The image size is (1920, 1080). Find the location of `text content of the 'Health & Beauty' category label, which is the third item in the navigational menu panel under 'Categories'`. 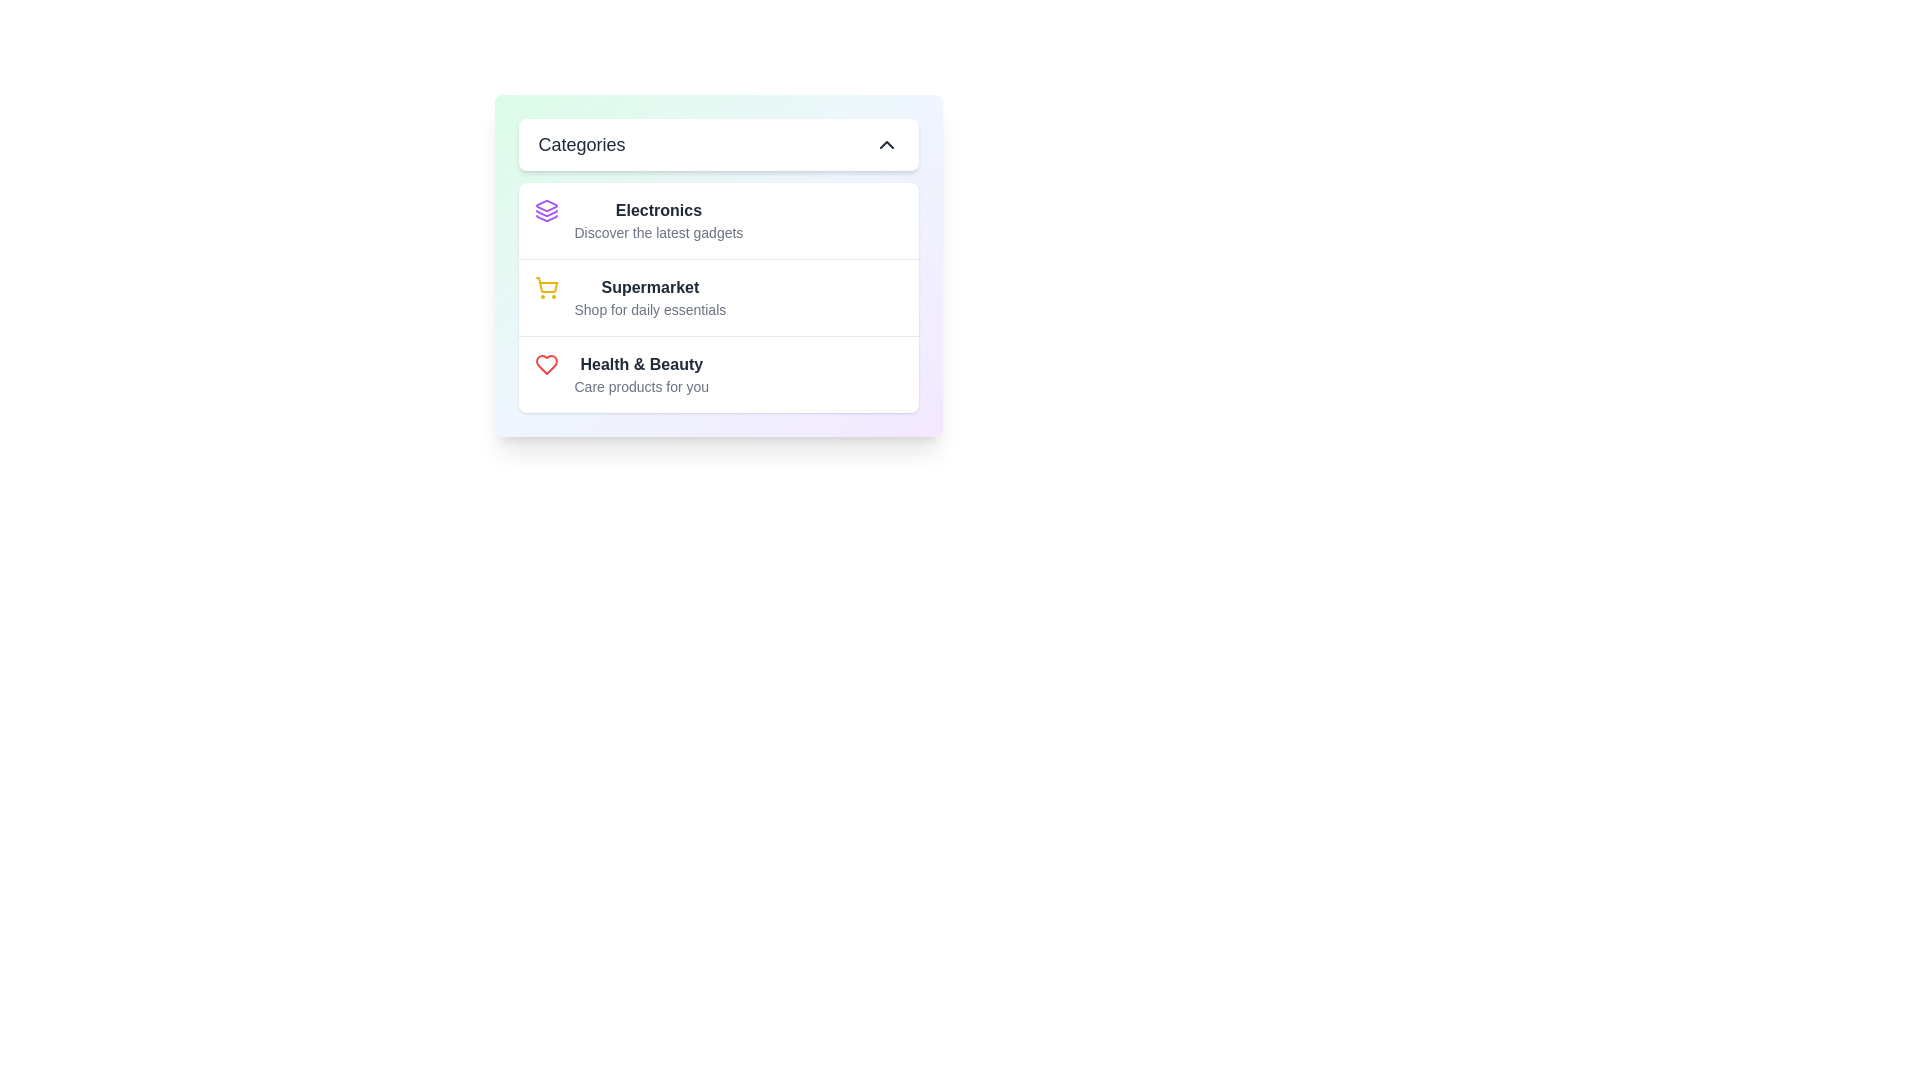

text content of the 'Health & Beauty' category label, which is the third item in the navigational menu panel under 'Categories' is located at coordinates (641, 365).